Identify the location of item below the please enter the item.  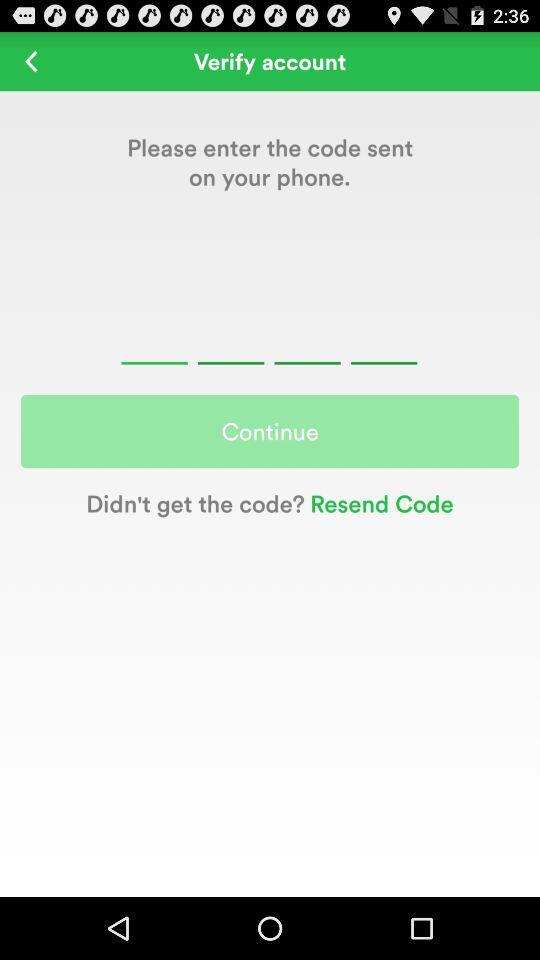
(269, 339).